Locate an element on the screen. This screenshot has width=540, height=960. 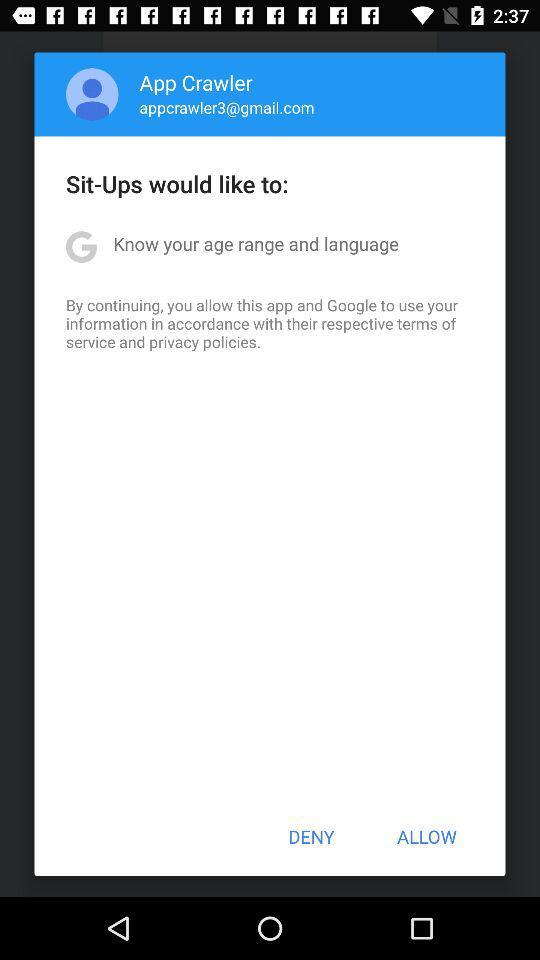
the appcrawler3@gmail.com item is located at coordinates (226, 107).